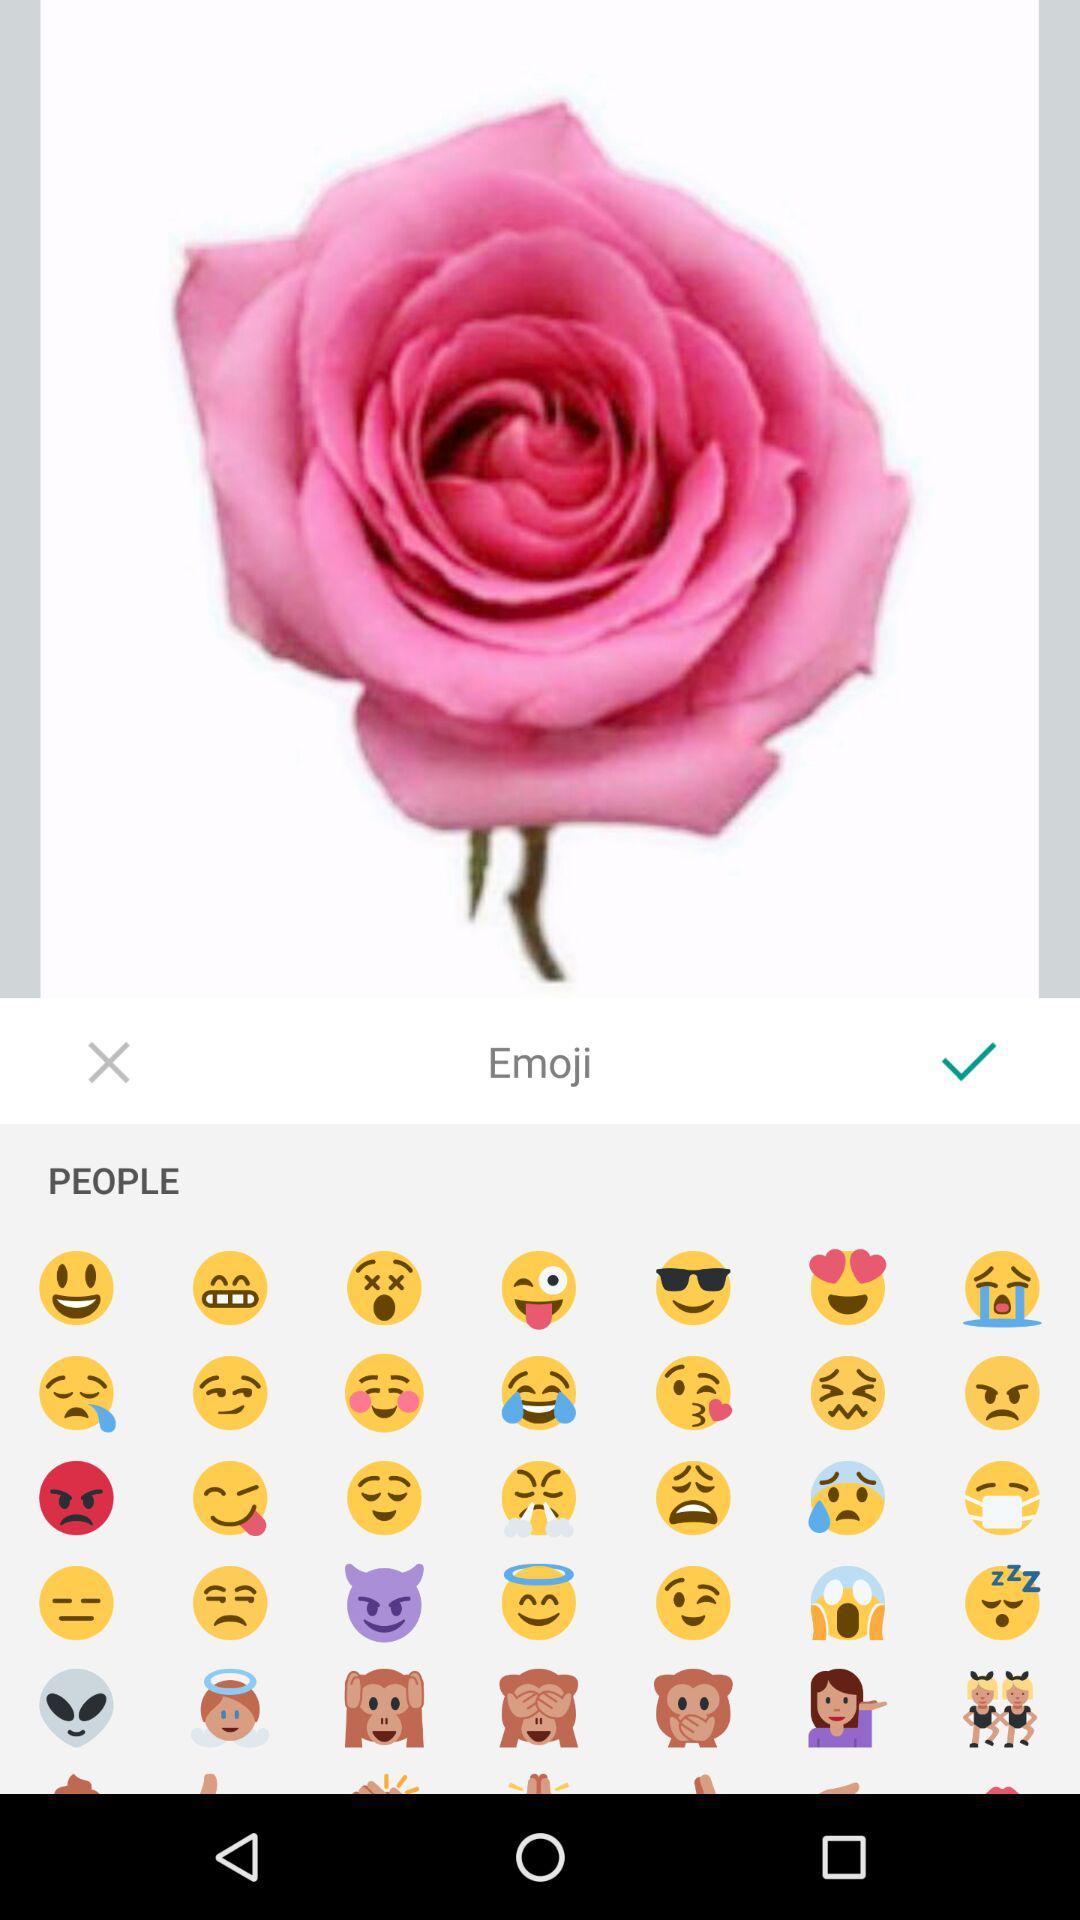 The width and height of the screenshot is (1080, 1920). Describe the element at coordinates (1002, 1288) in the screenshot. I see `an emoji` at that location.